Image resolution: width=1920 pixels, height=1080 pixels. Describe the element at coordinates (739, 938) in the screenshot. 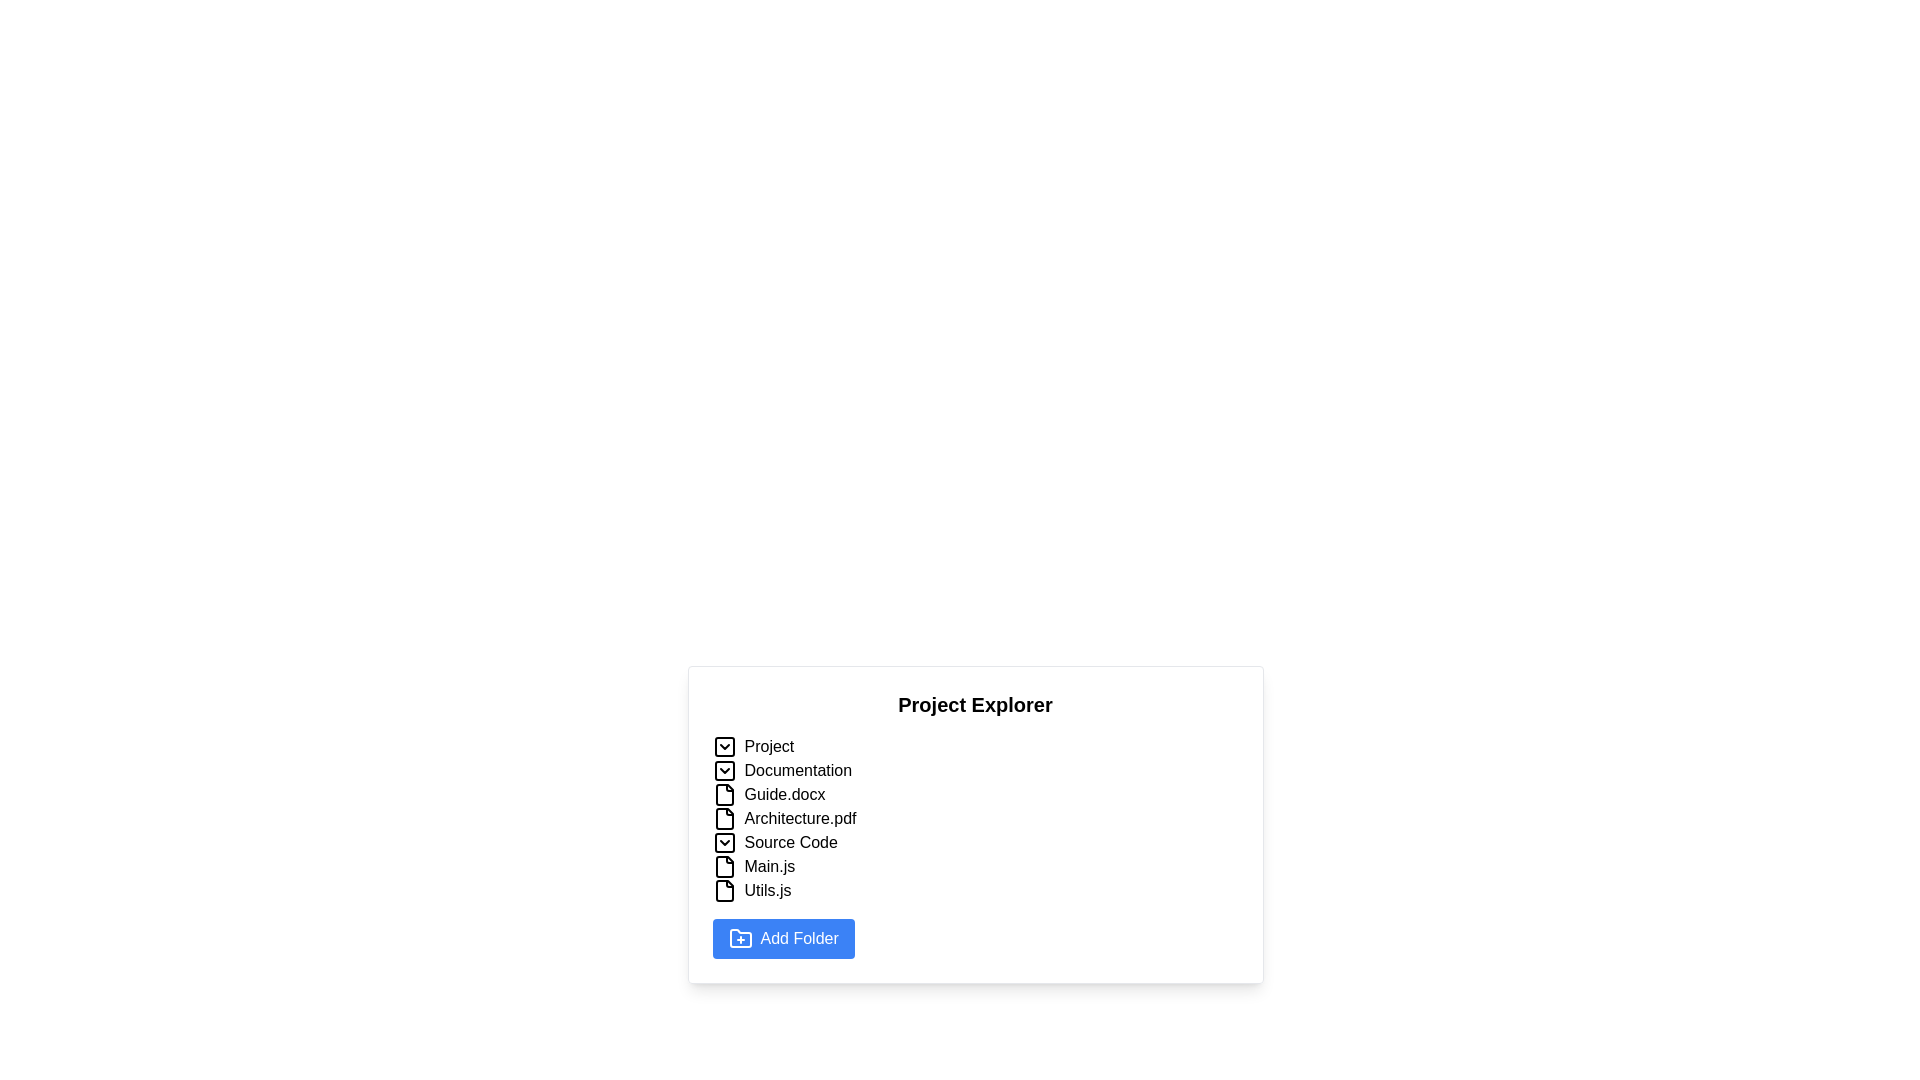

I see `the 'Add Folder' button icon located at the bottom of the 'Project Explorer' panel` at that location.